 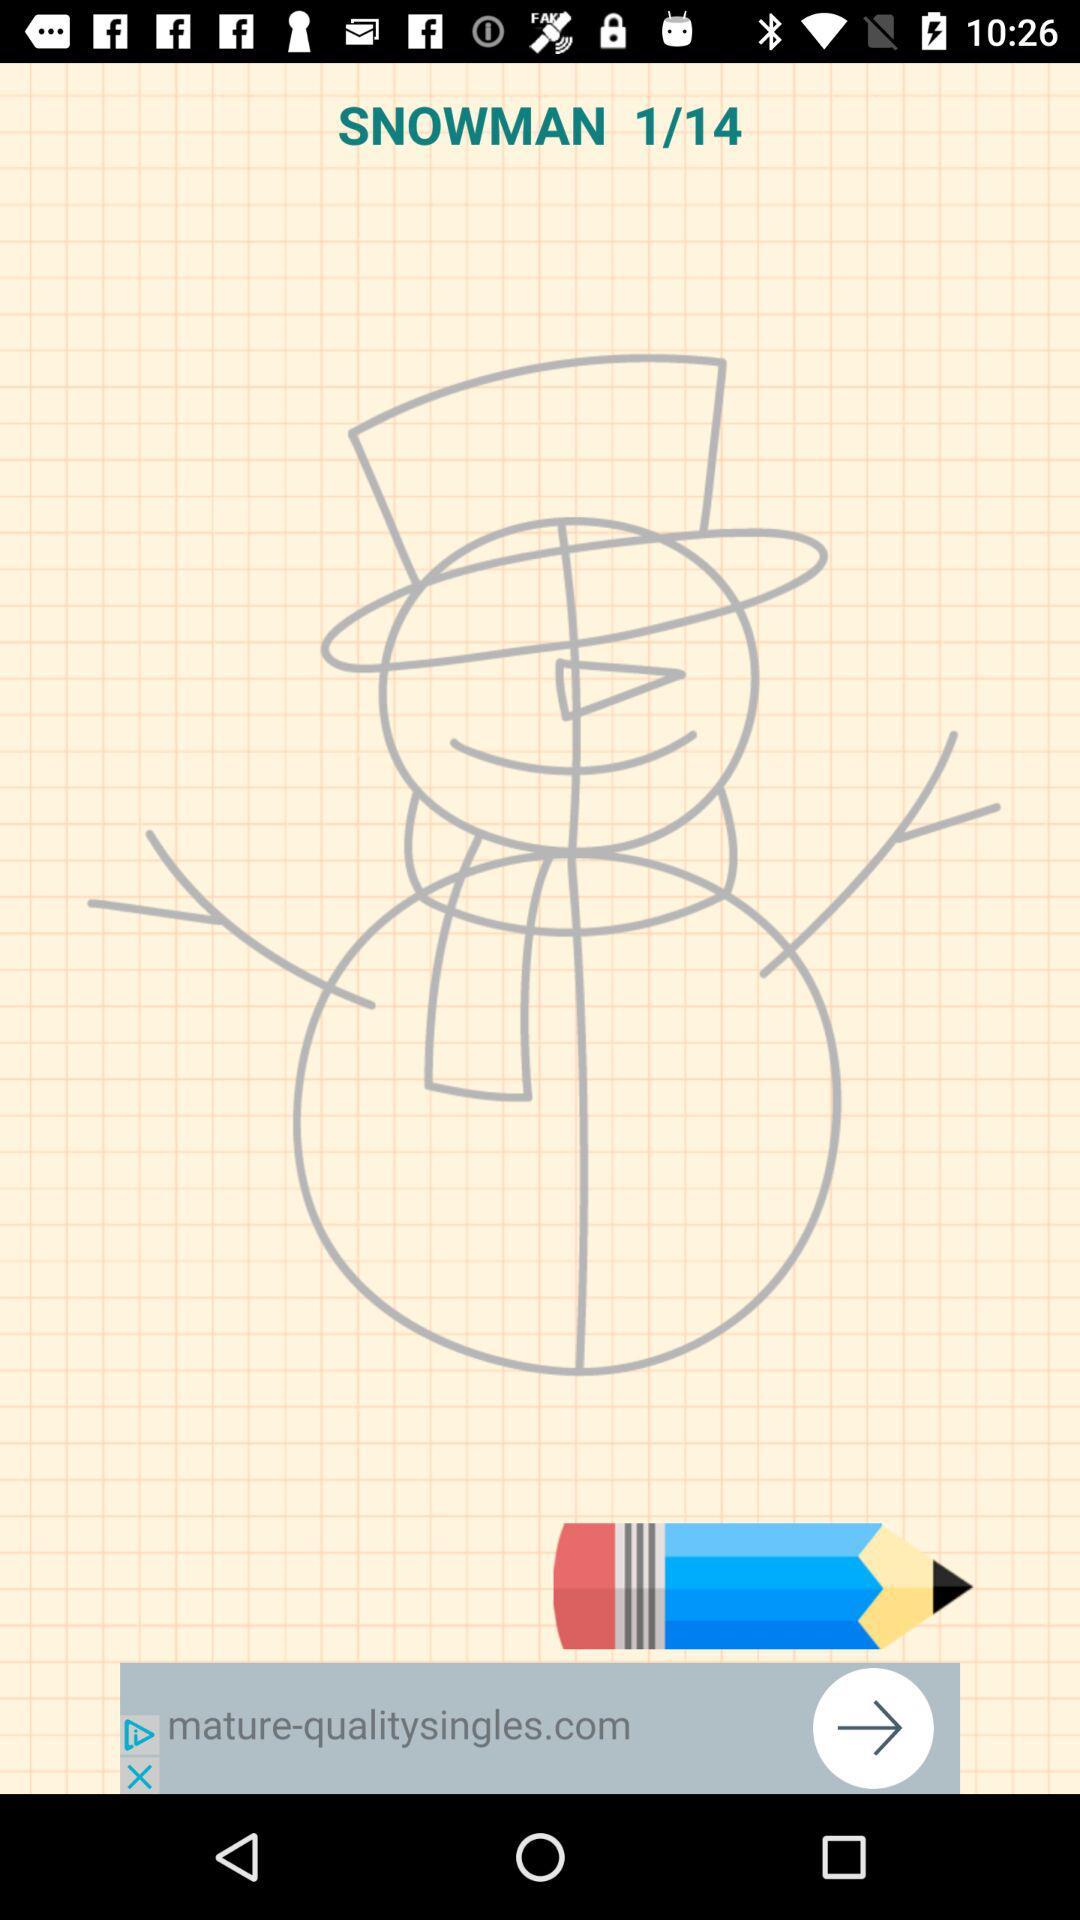 What do you see at coordinates (763, 1585) in the screenshot?
I see `draw` at bounding box center [763, 1585].